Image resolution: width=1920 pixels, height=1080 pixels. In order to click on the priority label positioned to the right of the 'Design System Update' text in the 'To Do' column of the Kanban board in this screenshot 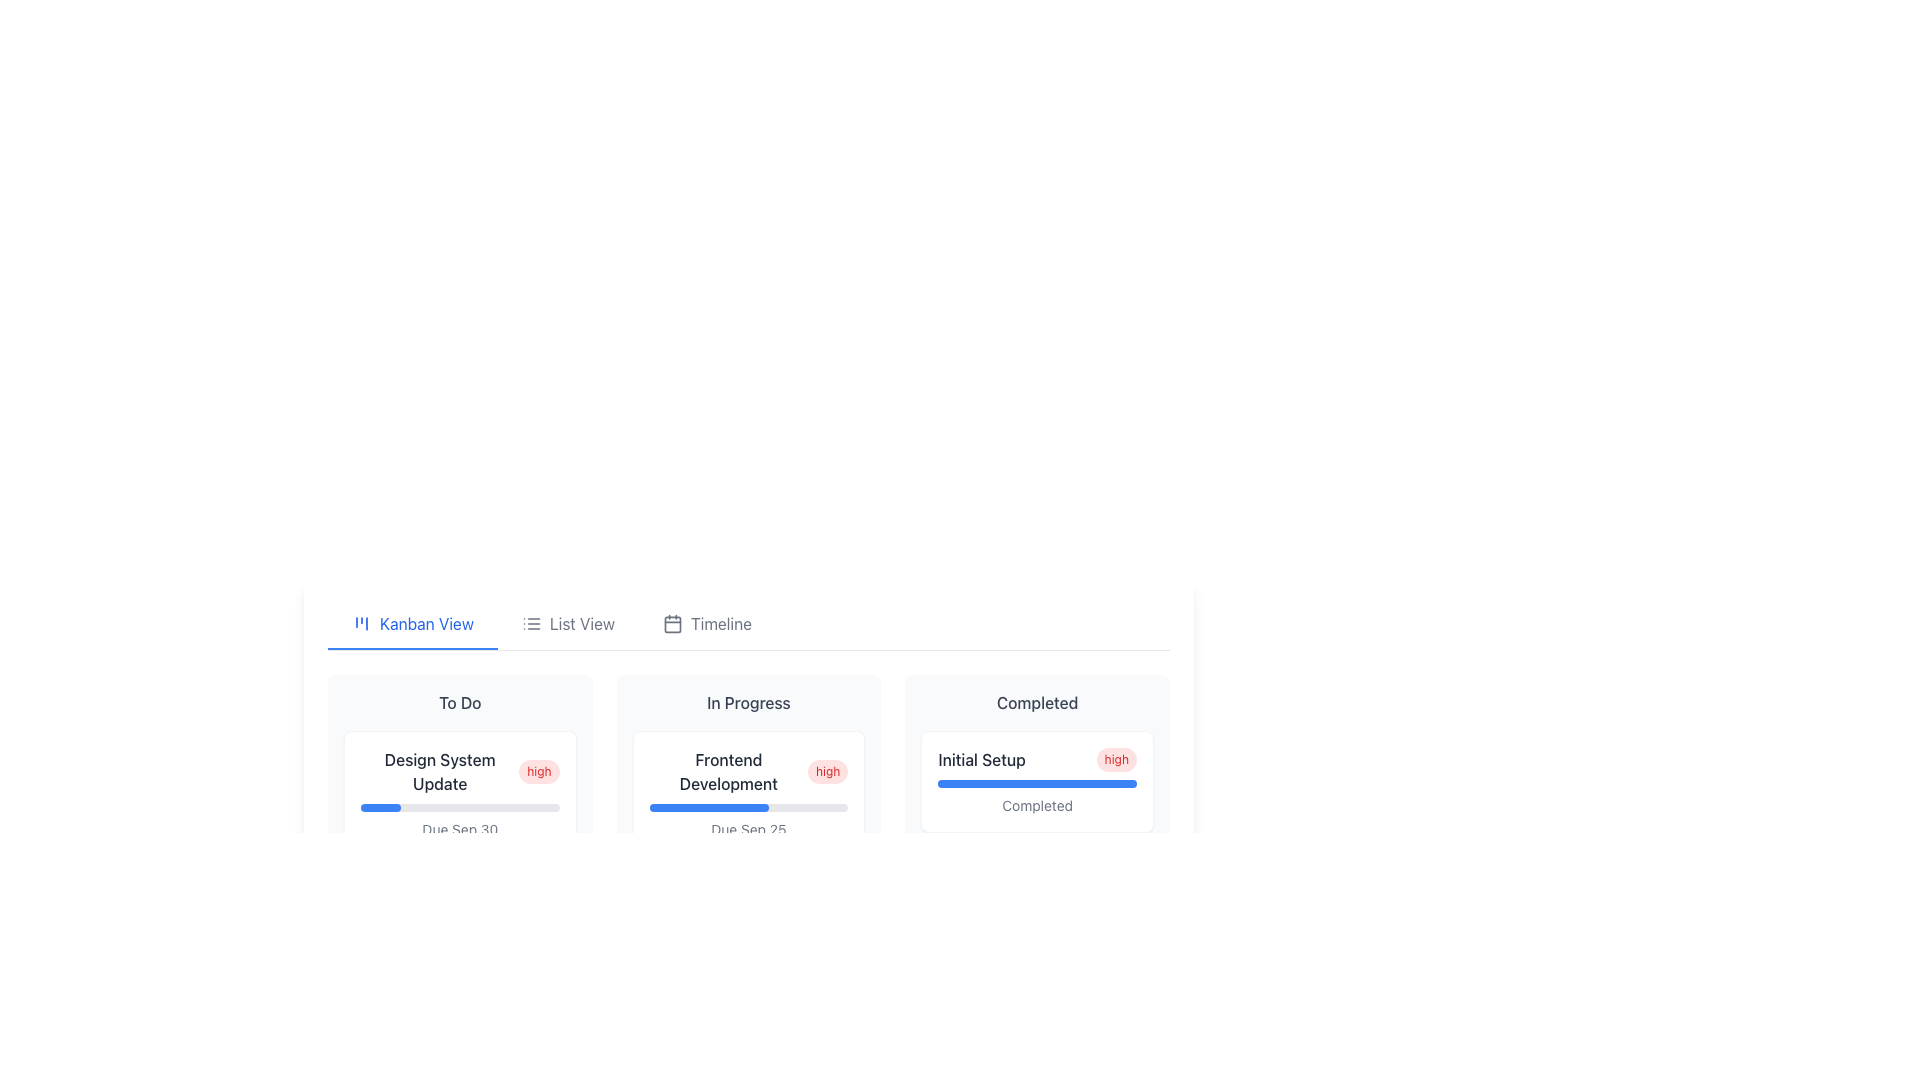, I will do `click(539, 770)`.